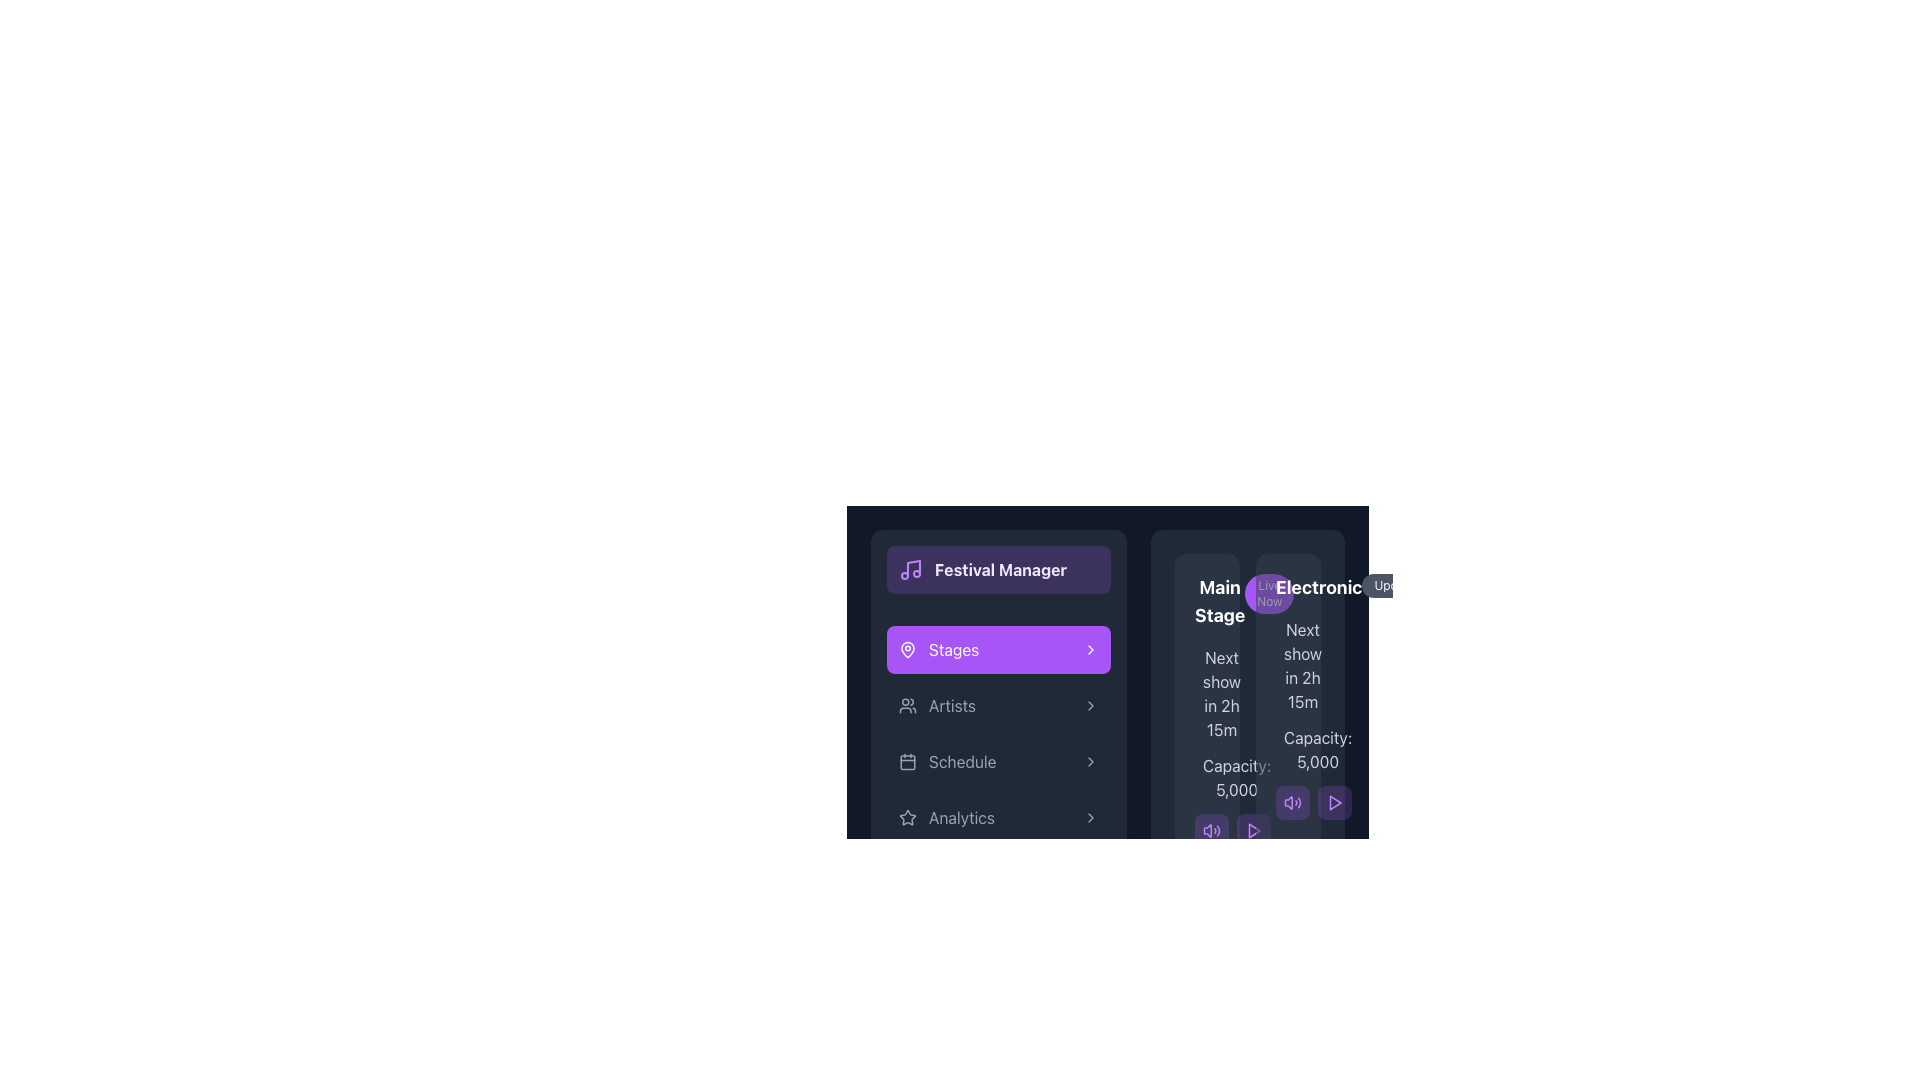 This screenshot has height=1080, width=1920. I want to click on the Schedule icon located in the vertical menu on the left side of the interface, which helps users quickly identify the Schedule section, so click(906, 762).